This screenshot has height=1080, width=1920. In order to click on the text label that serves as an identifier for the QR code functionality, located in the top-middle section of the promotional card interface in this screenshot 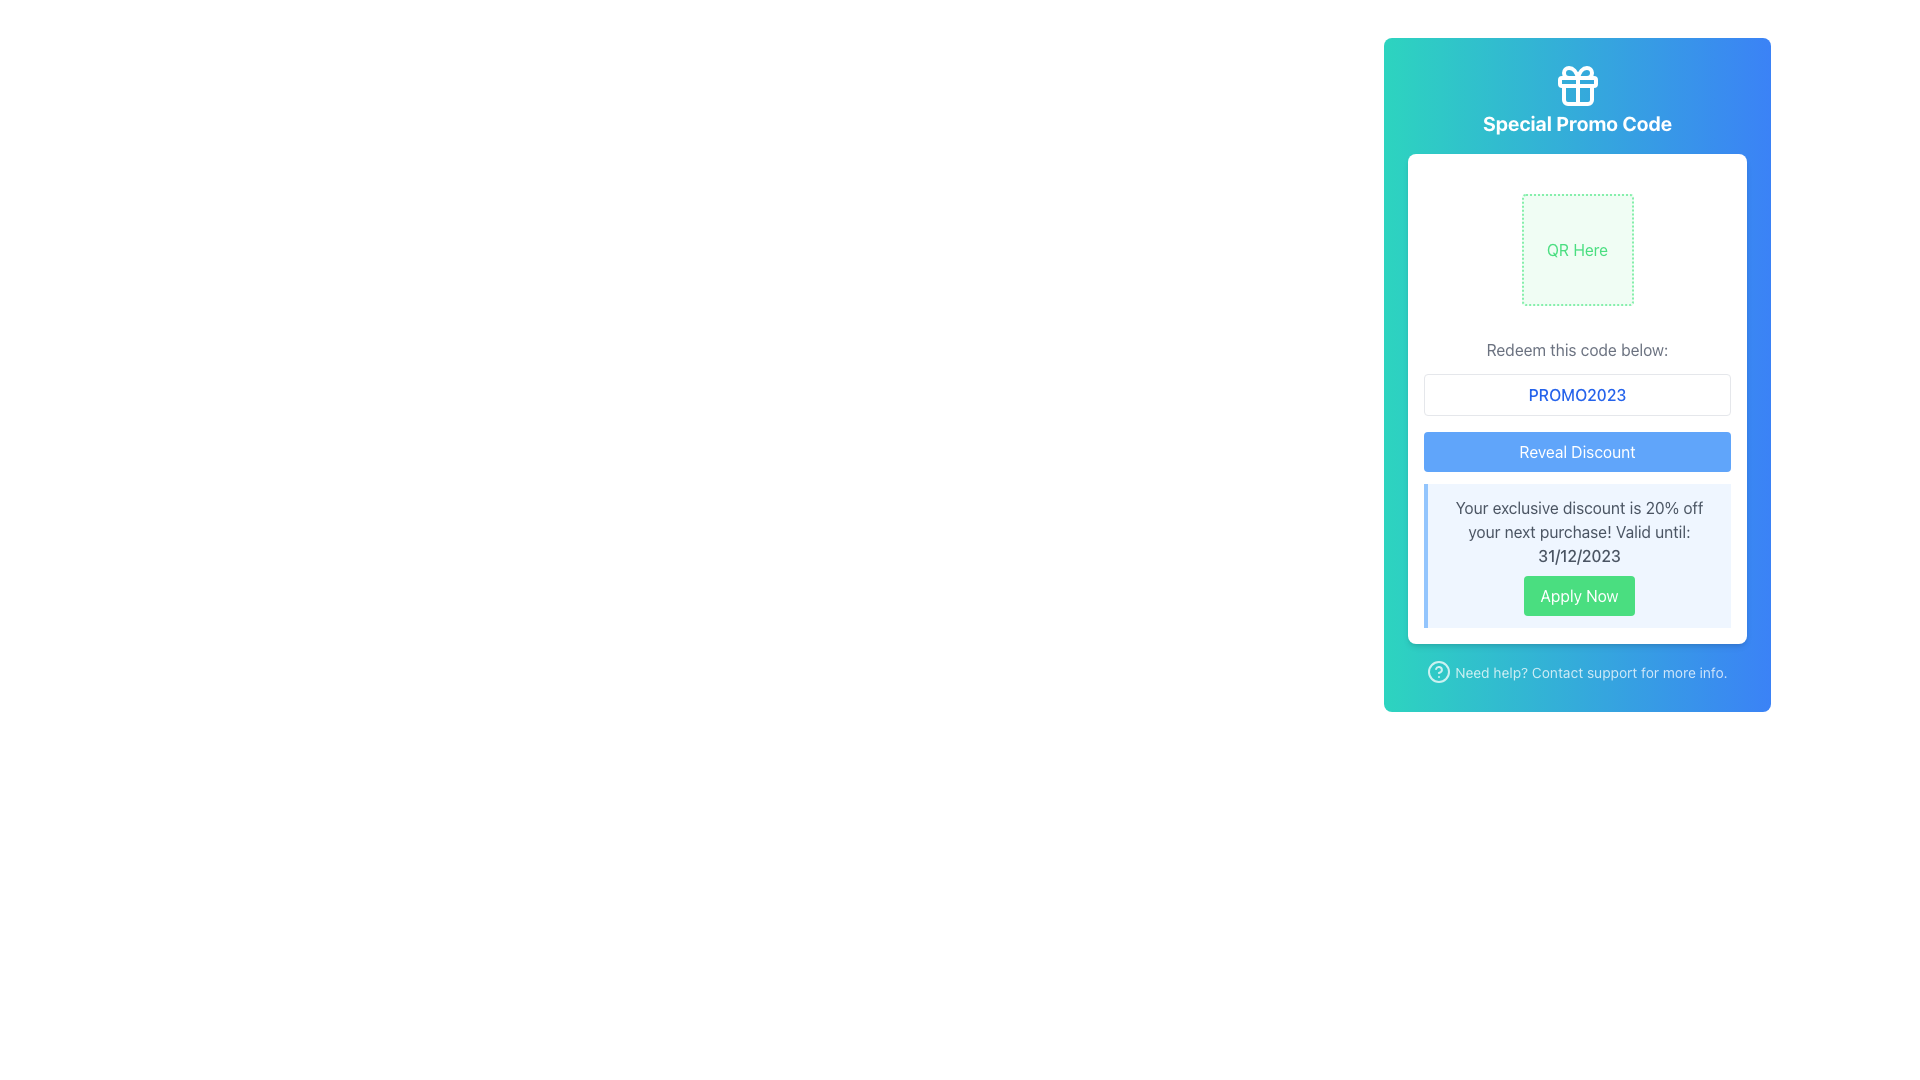, I will do `click(1576, 249)`.